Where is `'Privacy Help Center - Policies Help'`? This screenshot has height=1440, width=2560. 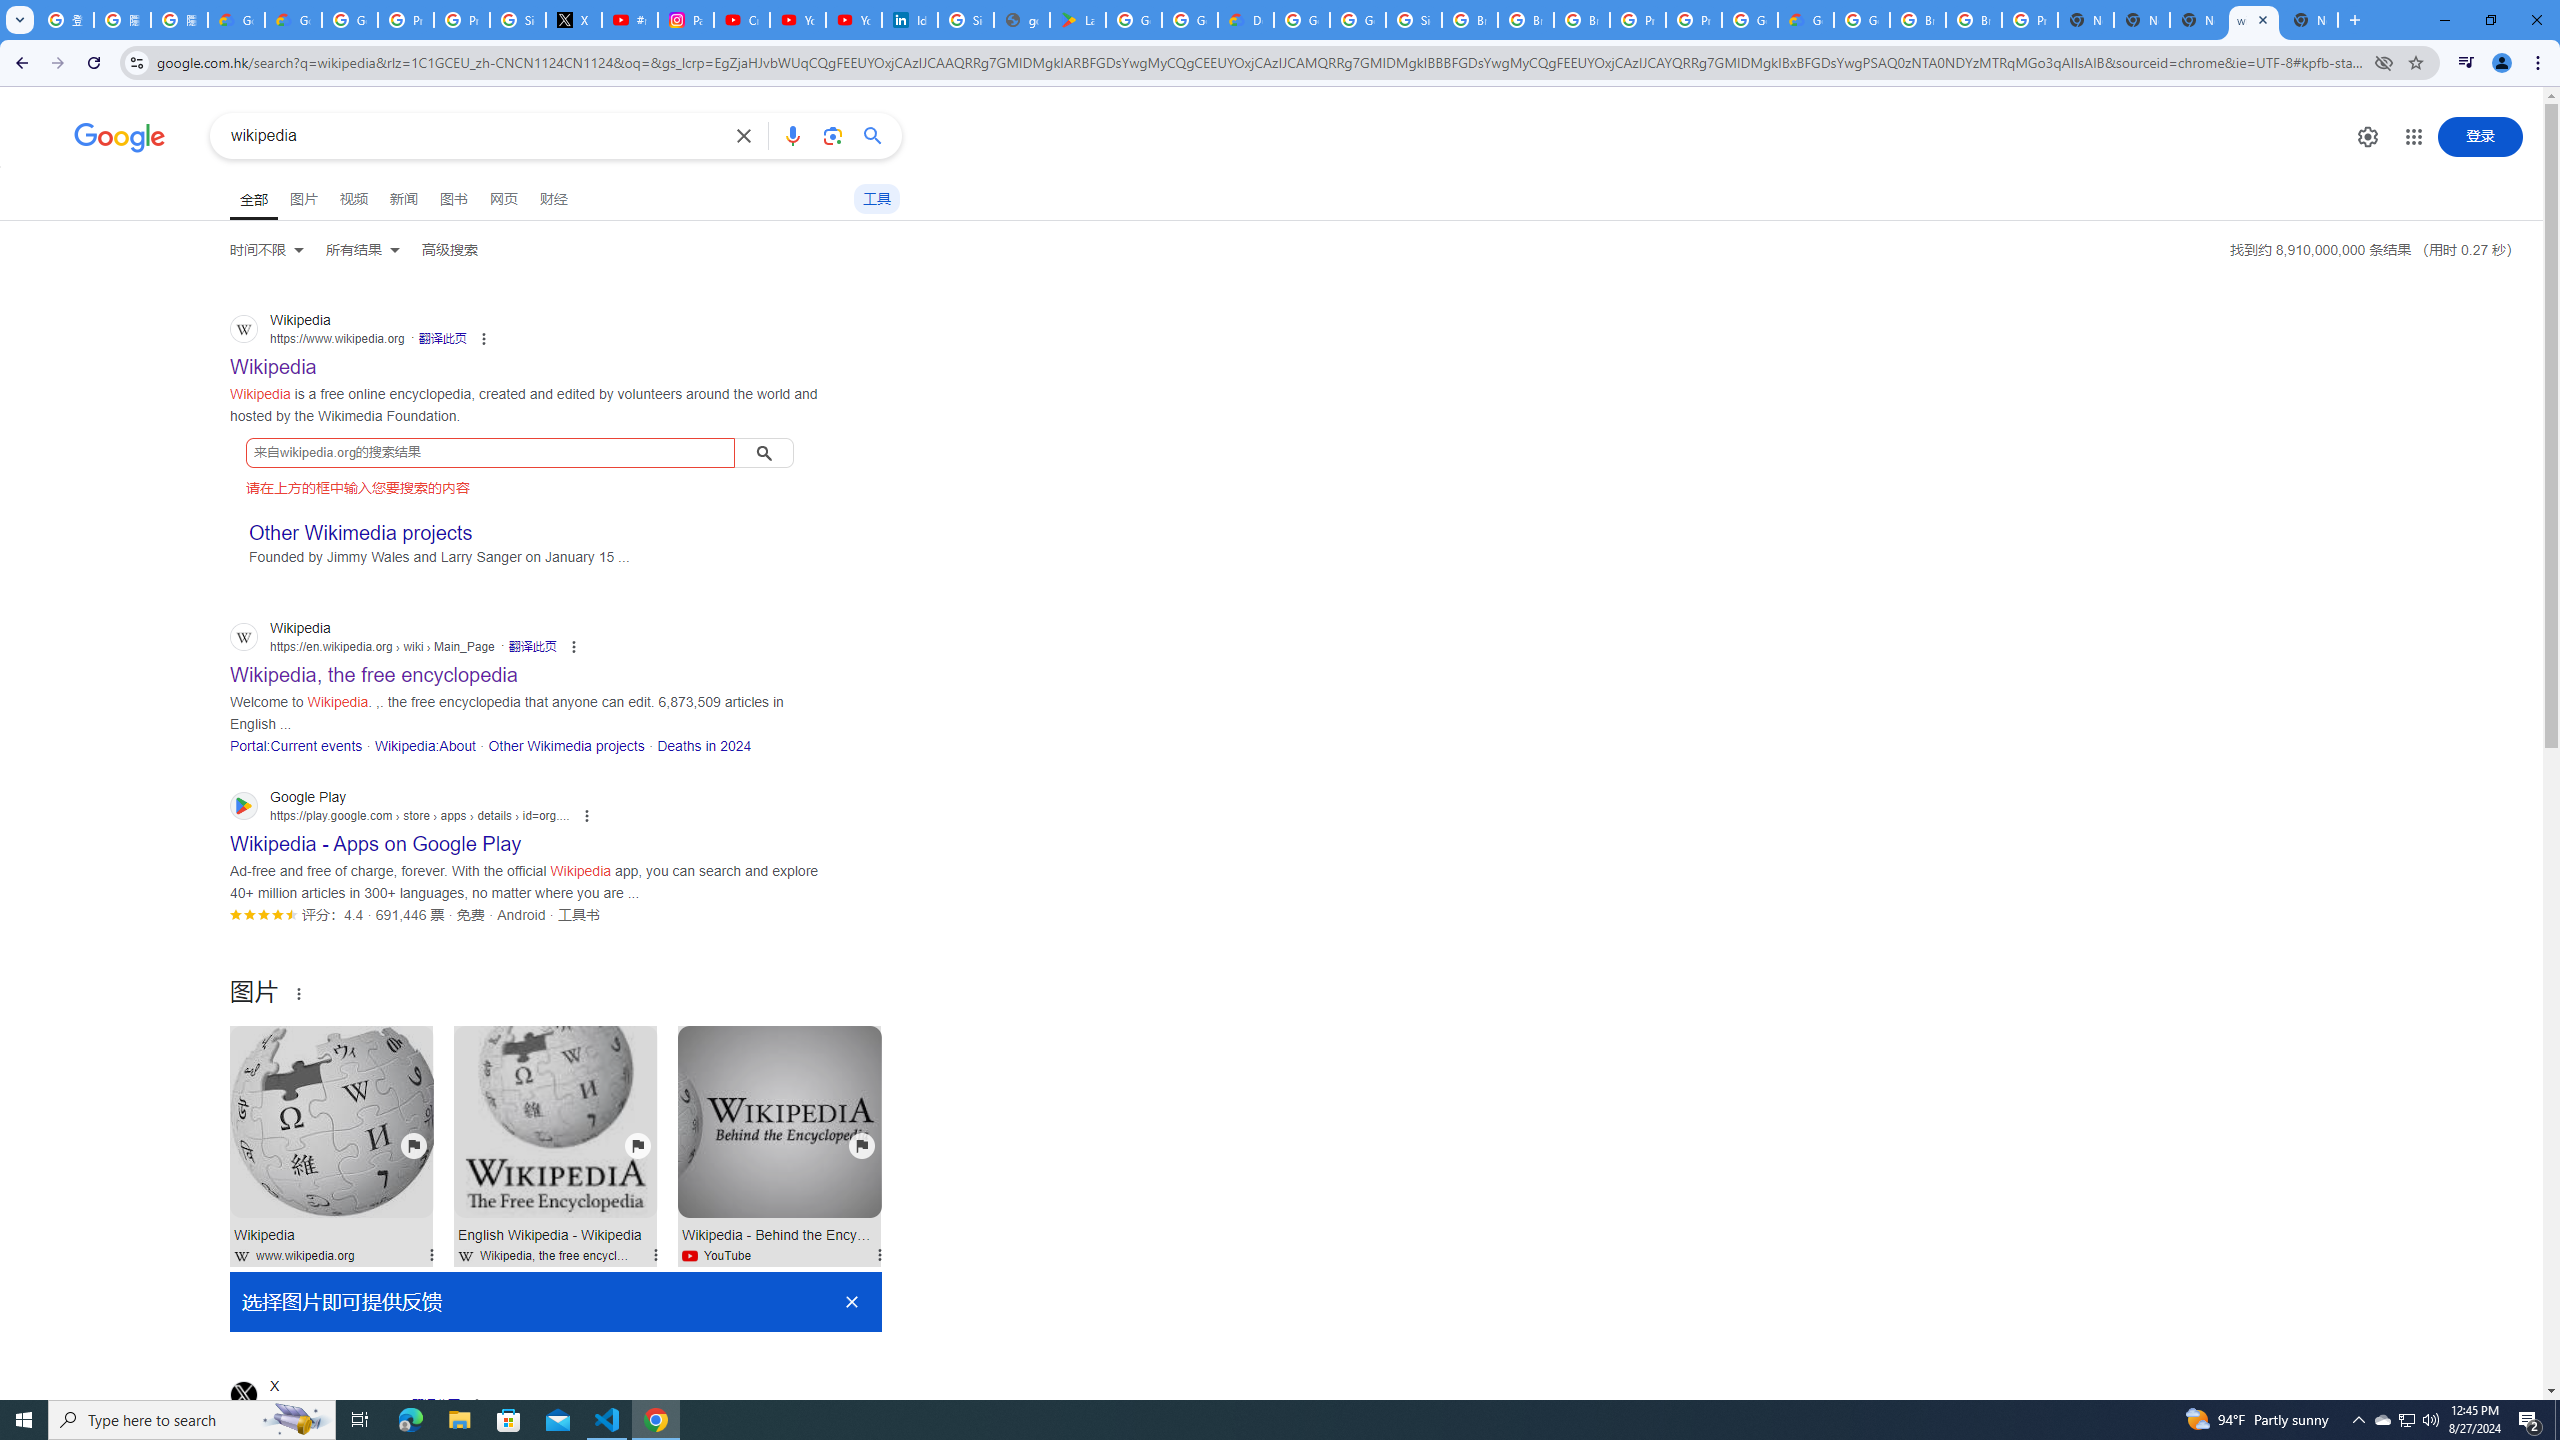
'Privacy Help Center - Policies Help' is located at coordinates (461, 19).